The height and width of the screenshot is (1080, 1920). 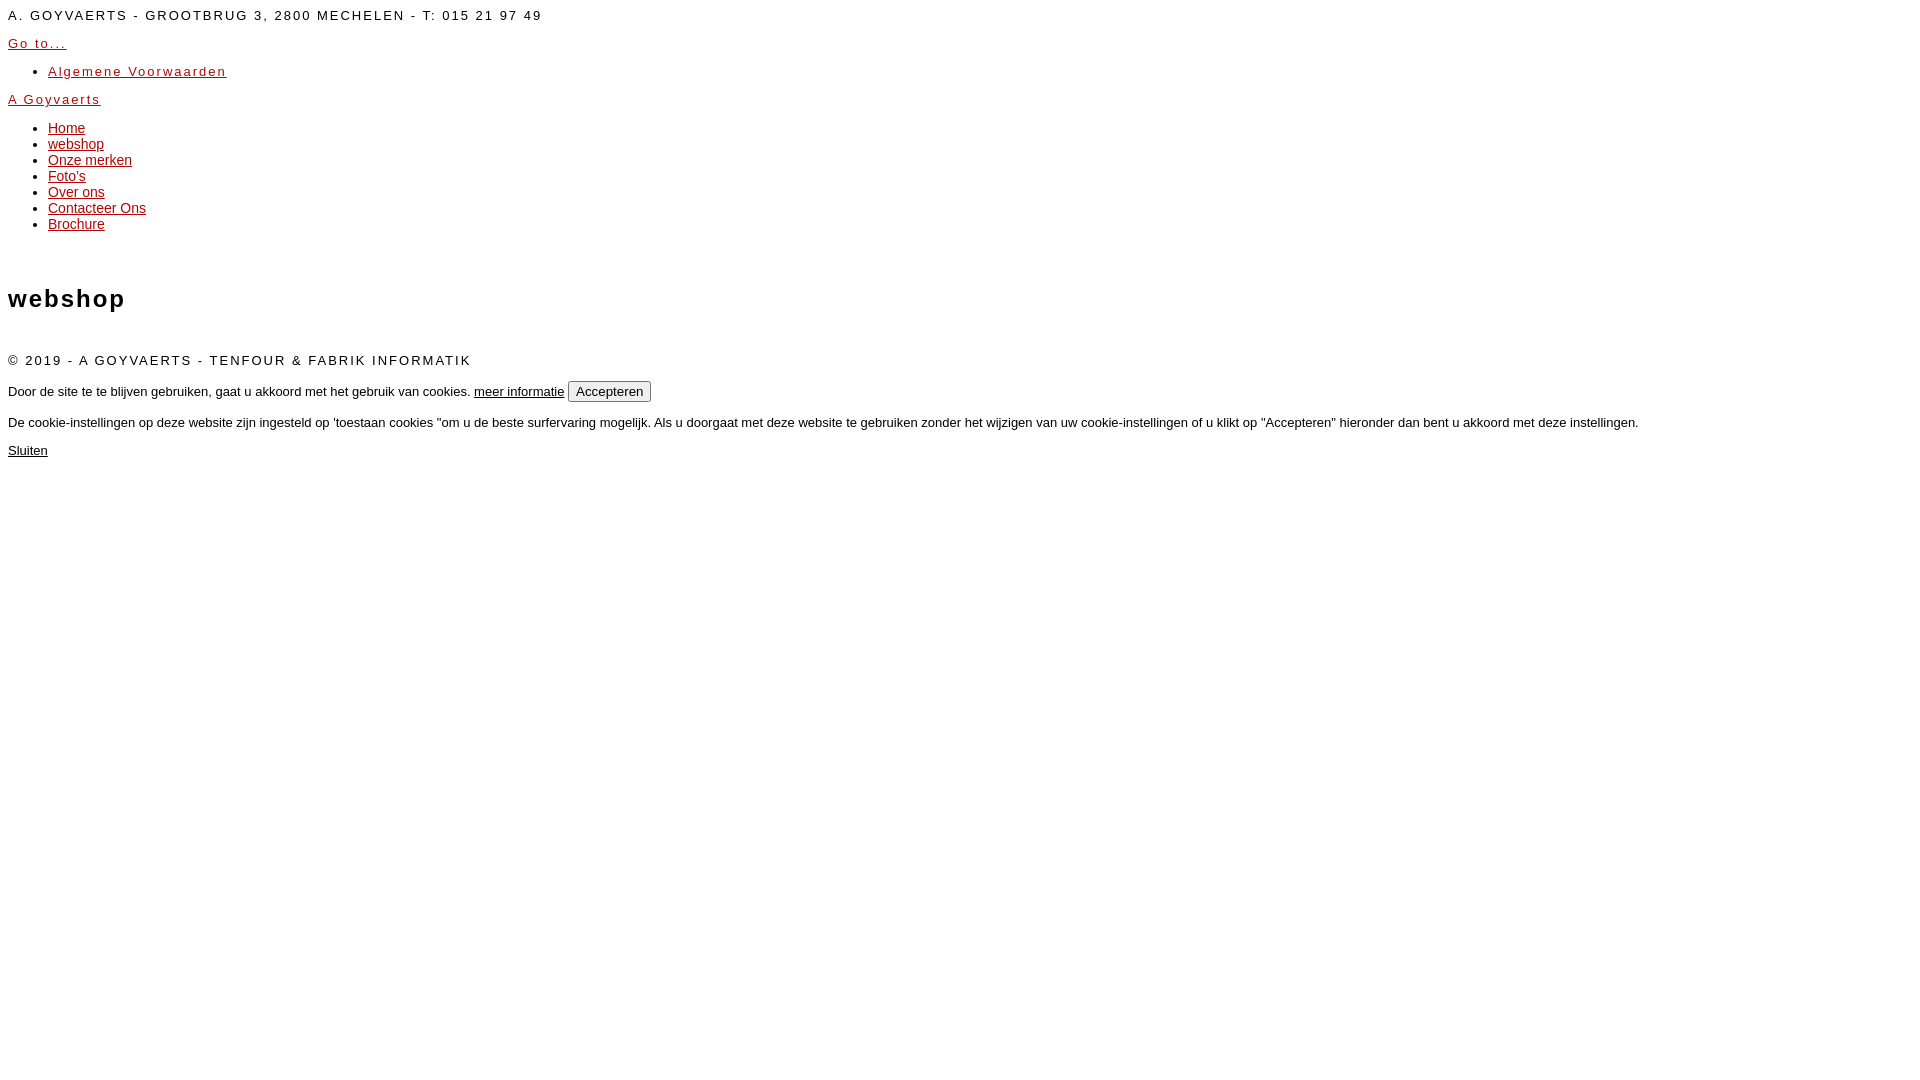 What do you see at coordinates (76, 192) in the screenshot?
I see `'Over ons'` at bounding box center [76, 192].